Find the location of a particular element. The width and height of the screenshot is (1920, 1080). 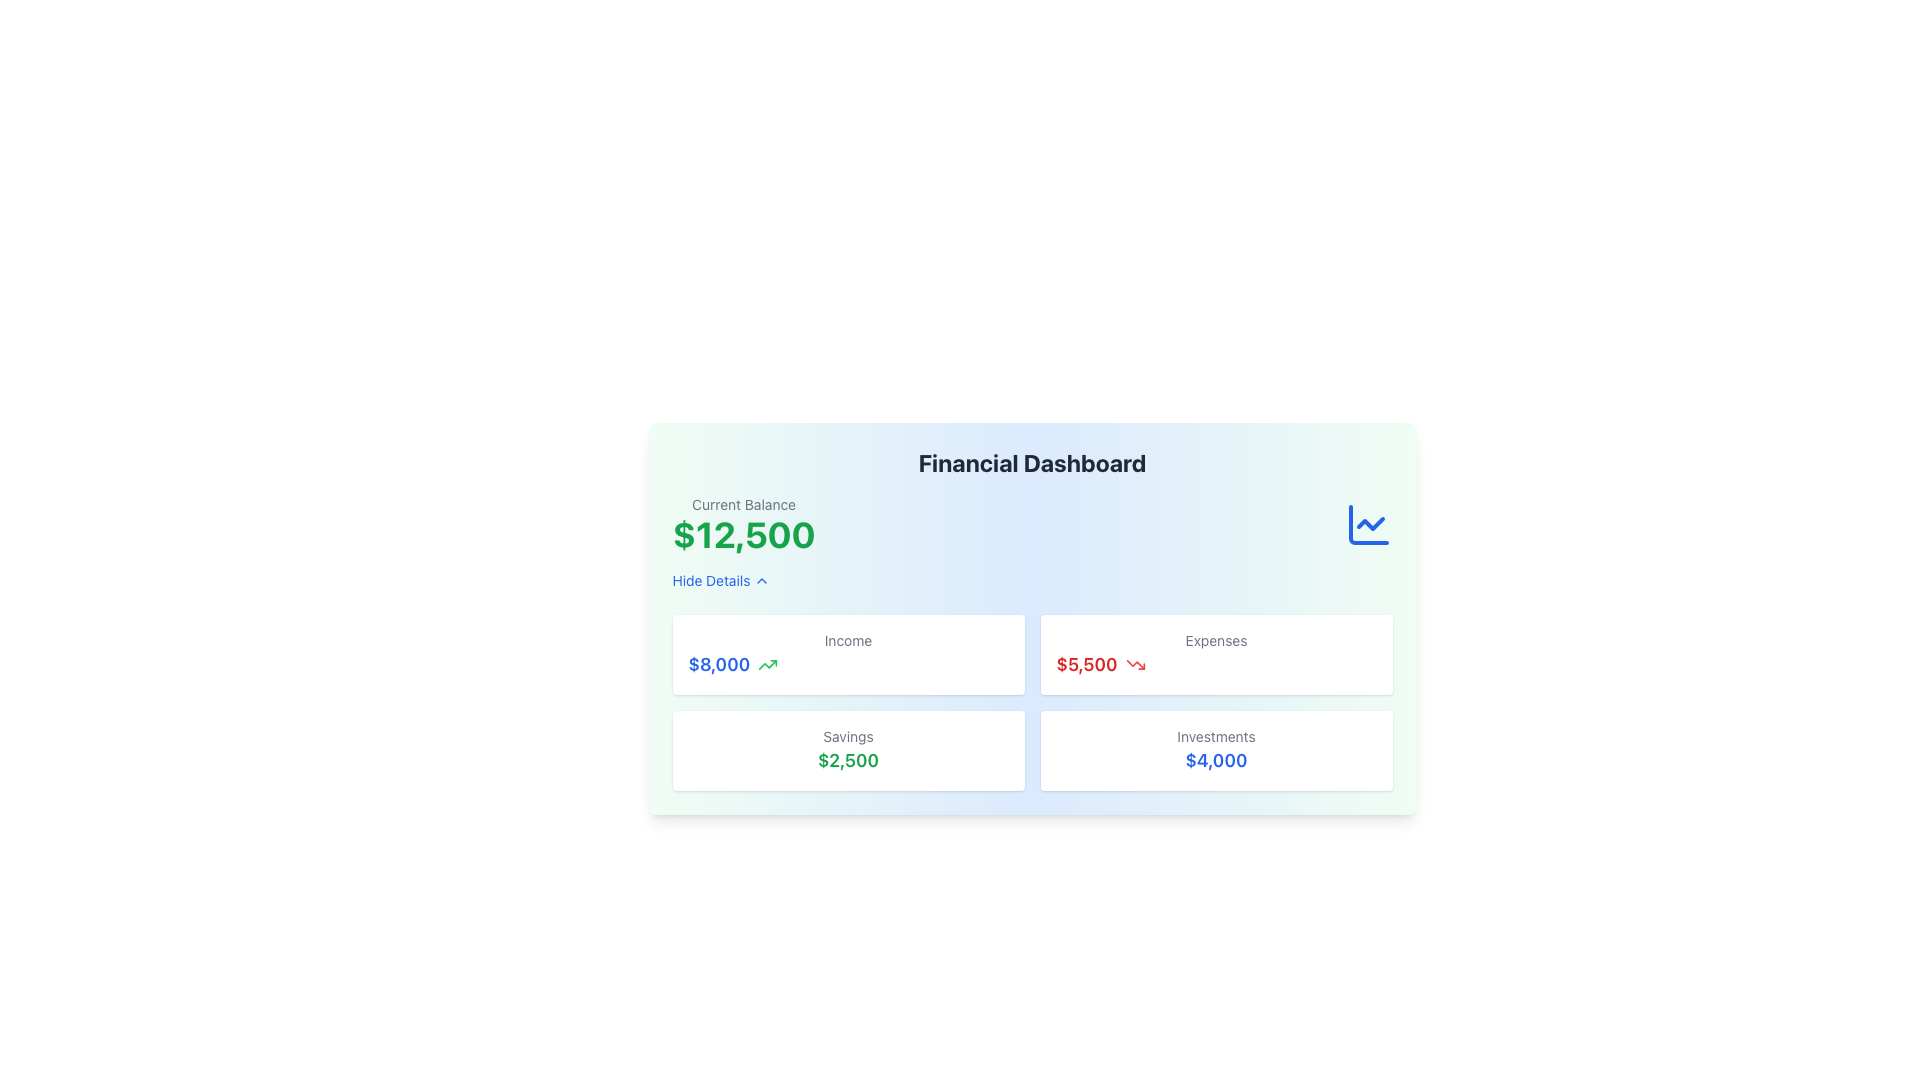

the bold heading with a large font size, colored in dark gray, located at the top center of the light-colored card is located at coordinates (1032, 462).